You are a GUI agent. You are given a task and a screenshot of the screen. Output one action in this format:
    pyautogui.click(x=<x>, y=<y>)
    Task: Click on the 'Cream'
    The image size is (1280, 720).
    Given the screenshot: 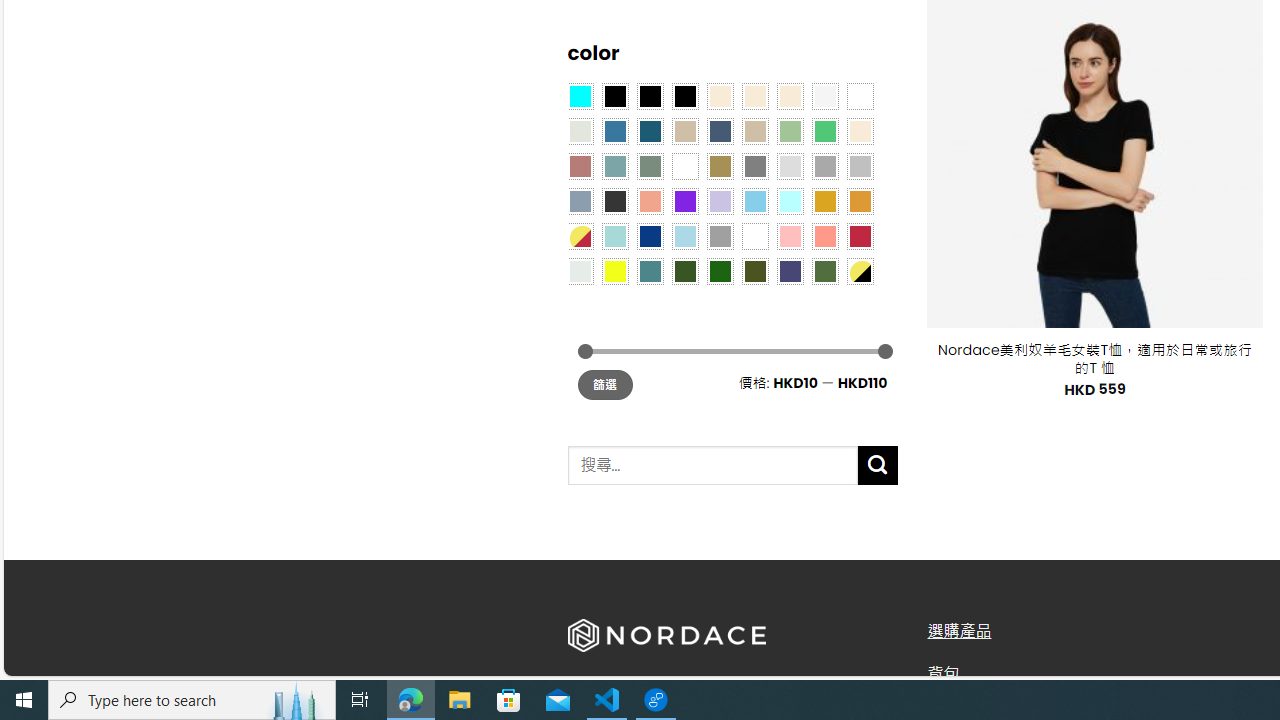 What is the action you would take?
    pyautogui.click(x=788, y=95)
    